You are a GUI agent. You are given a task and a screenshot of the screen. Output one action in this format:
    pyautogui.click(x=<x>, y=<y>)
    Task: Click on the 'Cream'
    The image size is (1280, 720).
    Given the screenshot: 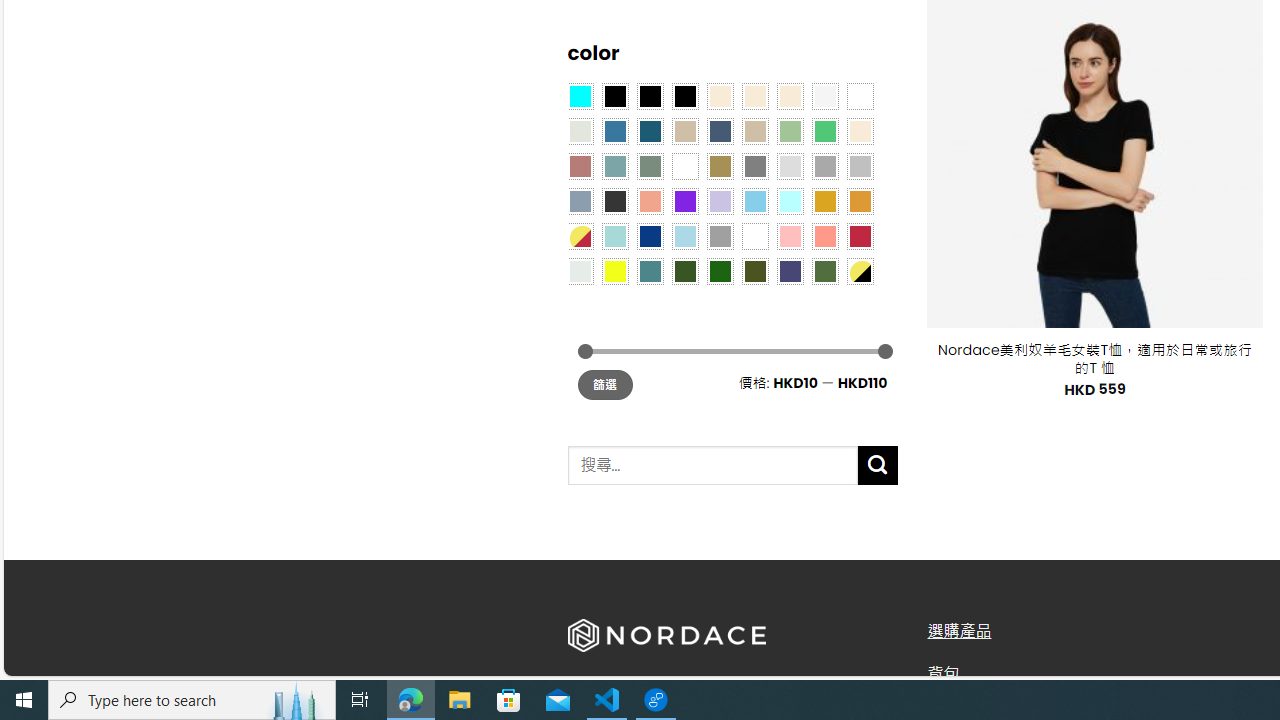 What is the action you would take?
    pyautogui.click(x=788, y=95)
    